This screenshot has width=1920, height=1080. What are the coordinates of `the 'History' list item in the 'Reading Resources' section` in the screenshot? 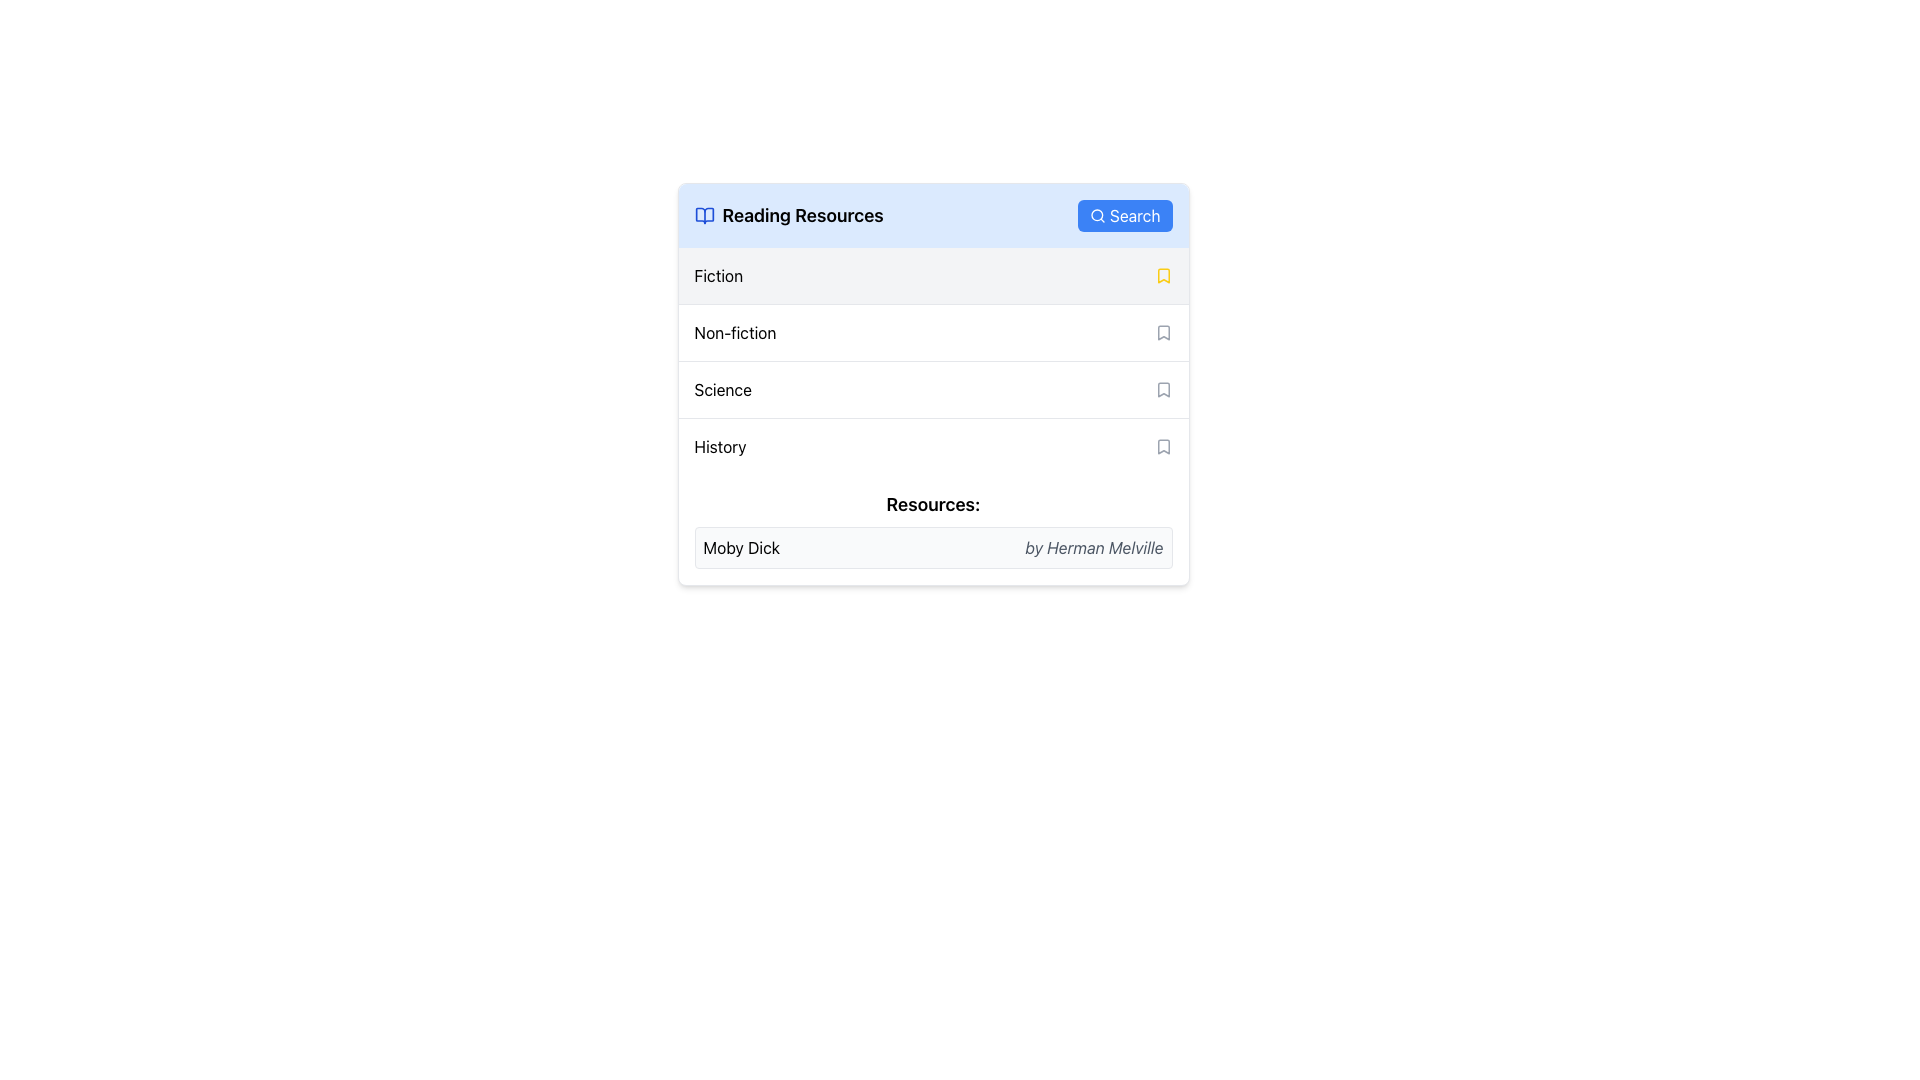 It's located at (932, 445).